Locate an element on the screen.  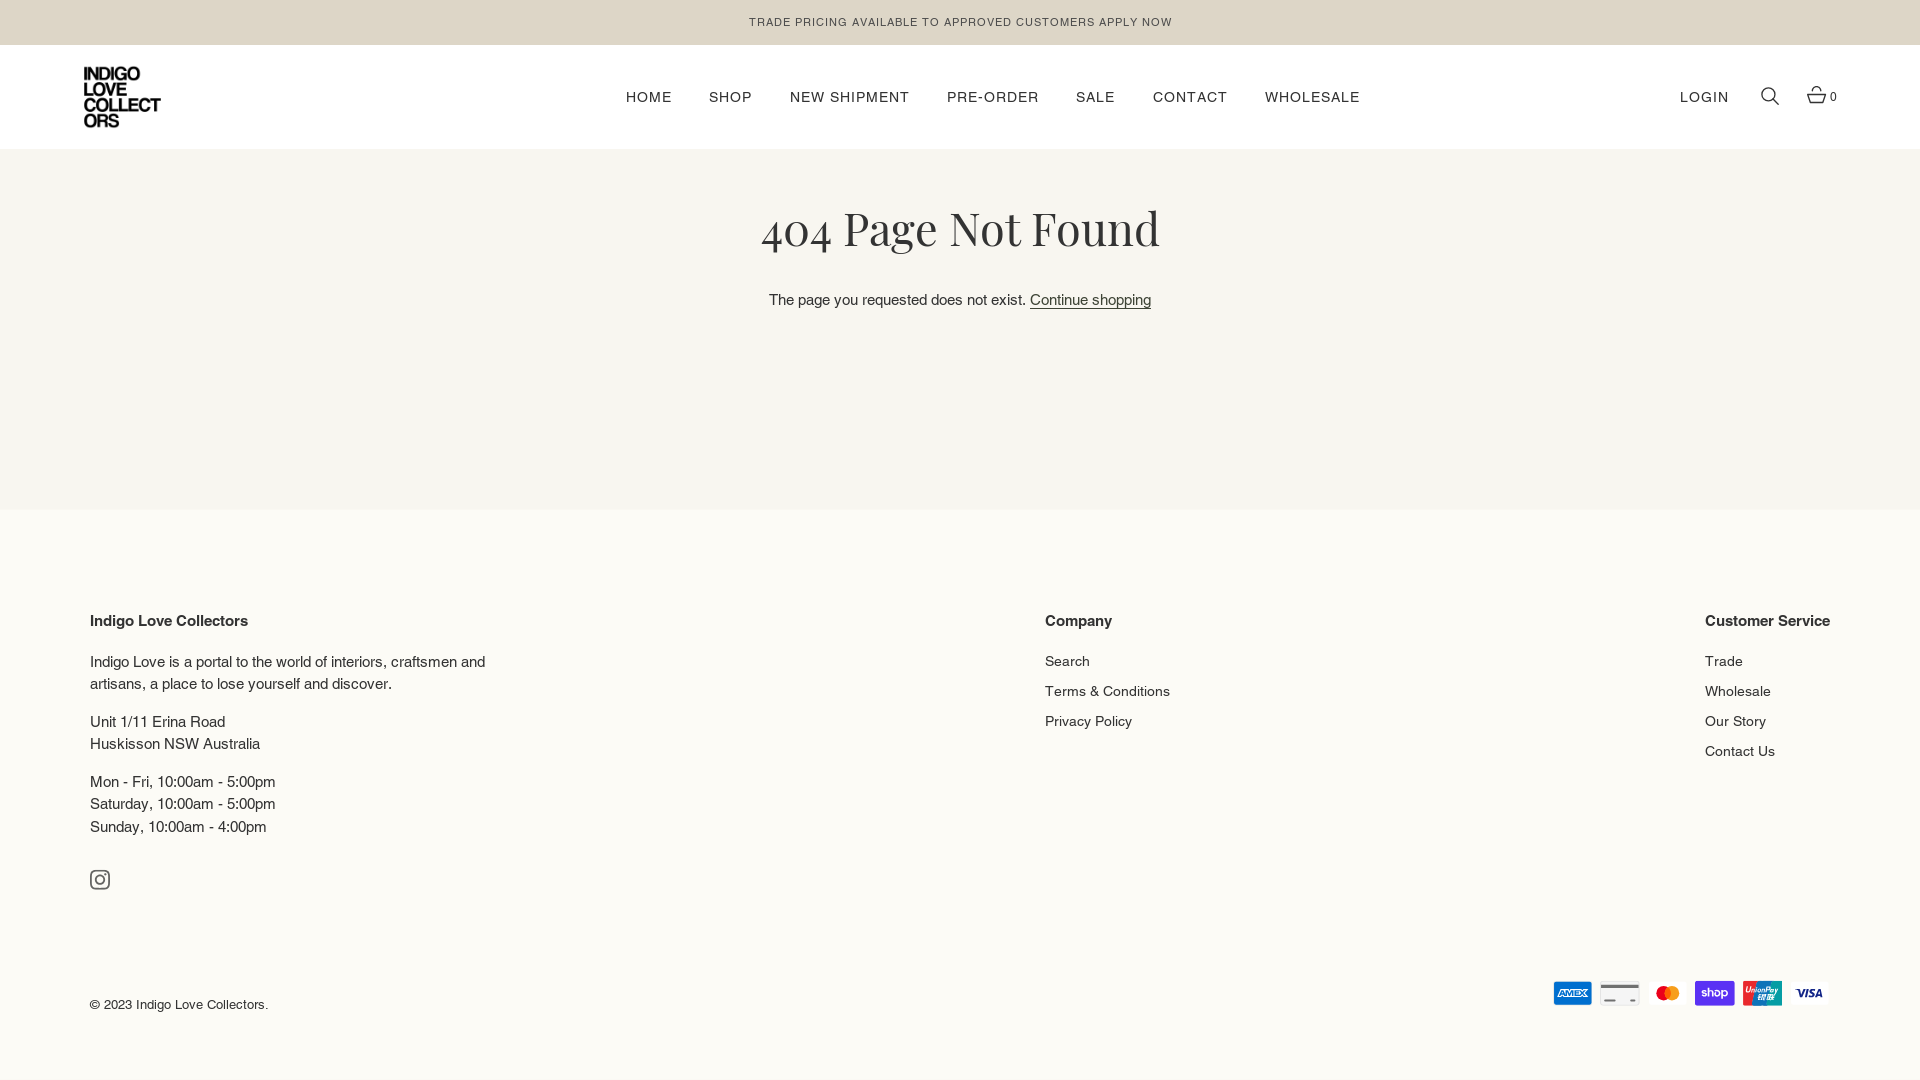
'Our Story' is located at coordinates (1734, 716).